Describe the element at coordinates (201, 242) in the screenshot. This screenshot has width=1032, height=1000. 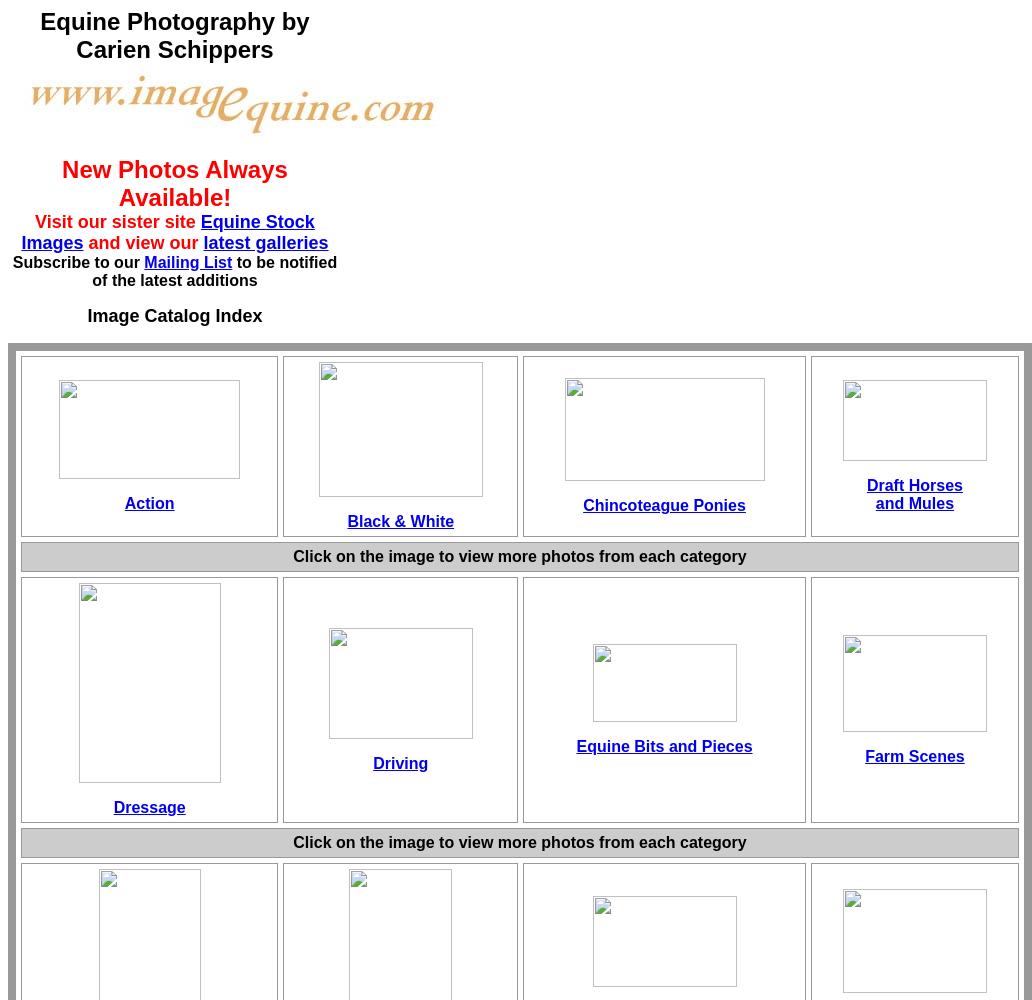
I see `'latest galleries'` at that location.